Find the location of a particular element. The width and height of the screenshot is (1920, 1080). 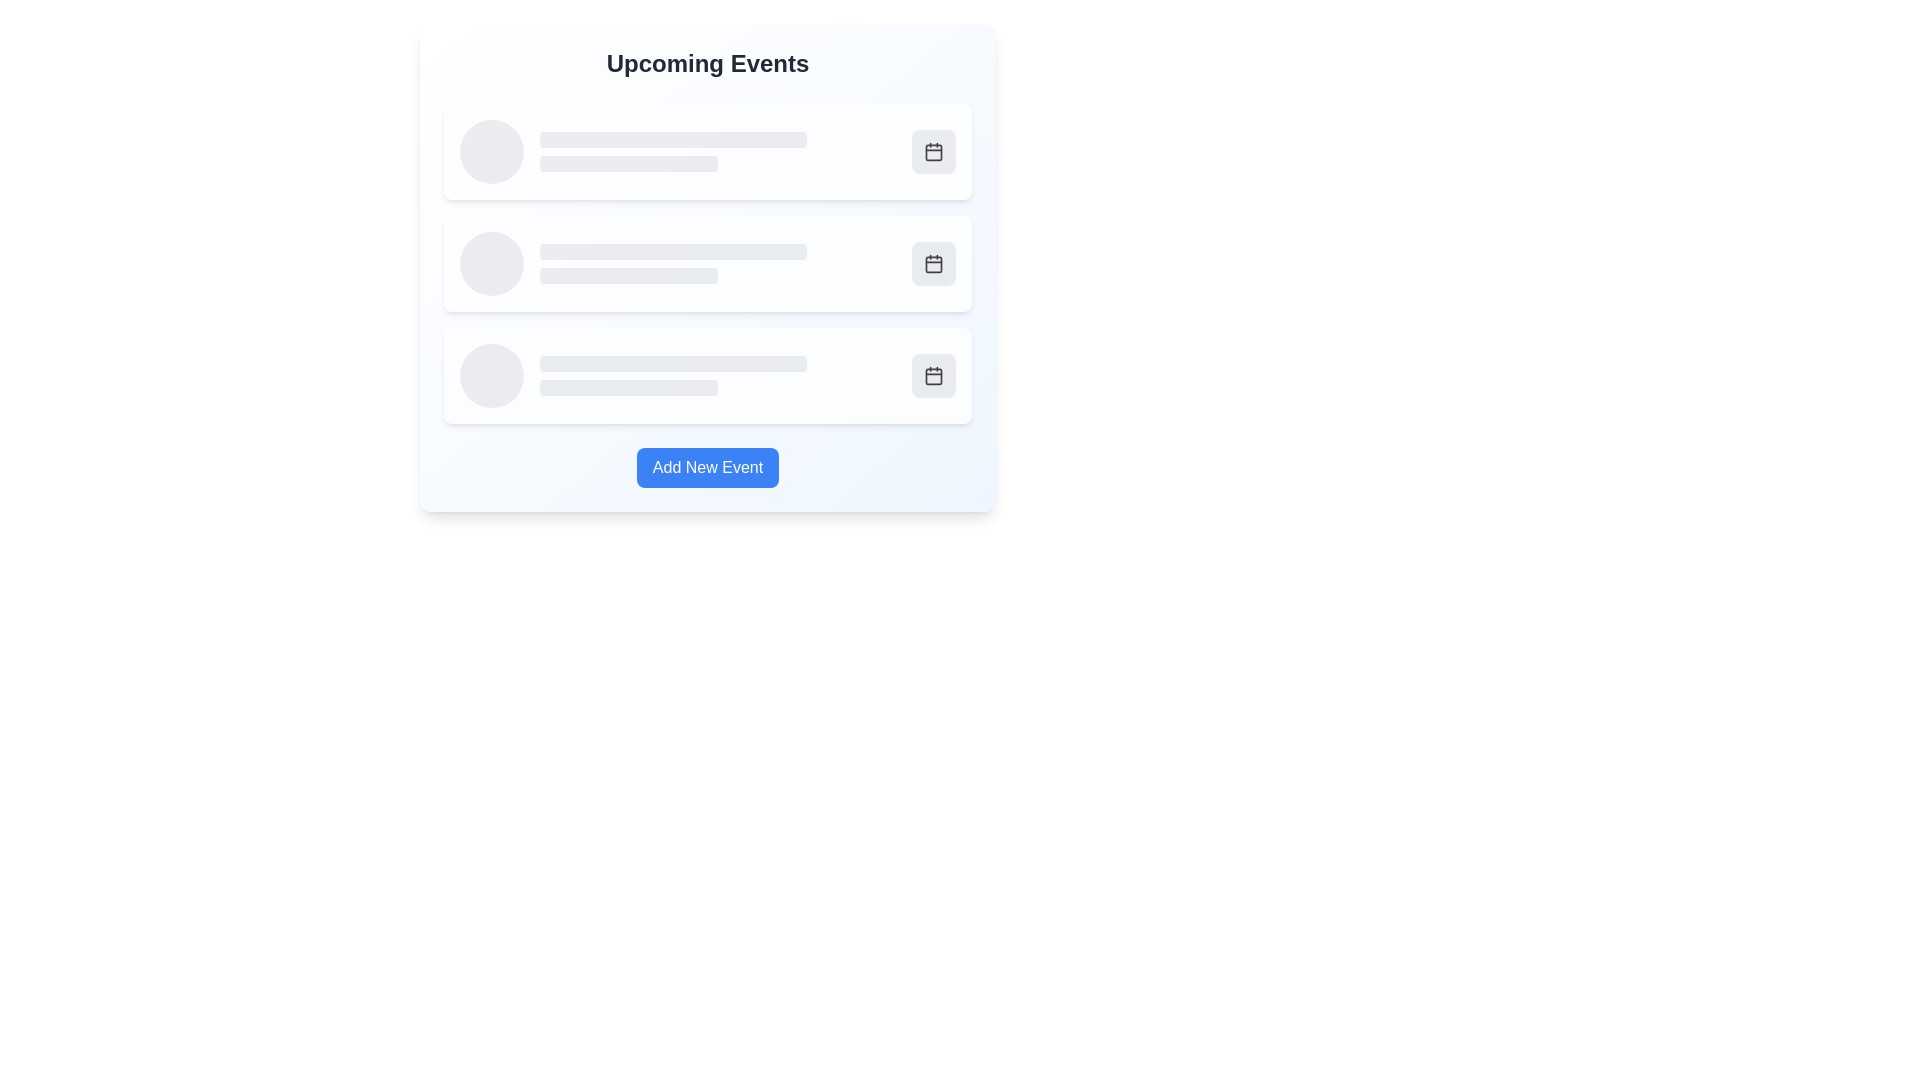

the button located at the bottom center of the event card is located at coordinates (708, 467).